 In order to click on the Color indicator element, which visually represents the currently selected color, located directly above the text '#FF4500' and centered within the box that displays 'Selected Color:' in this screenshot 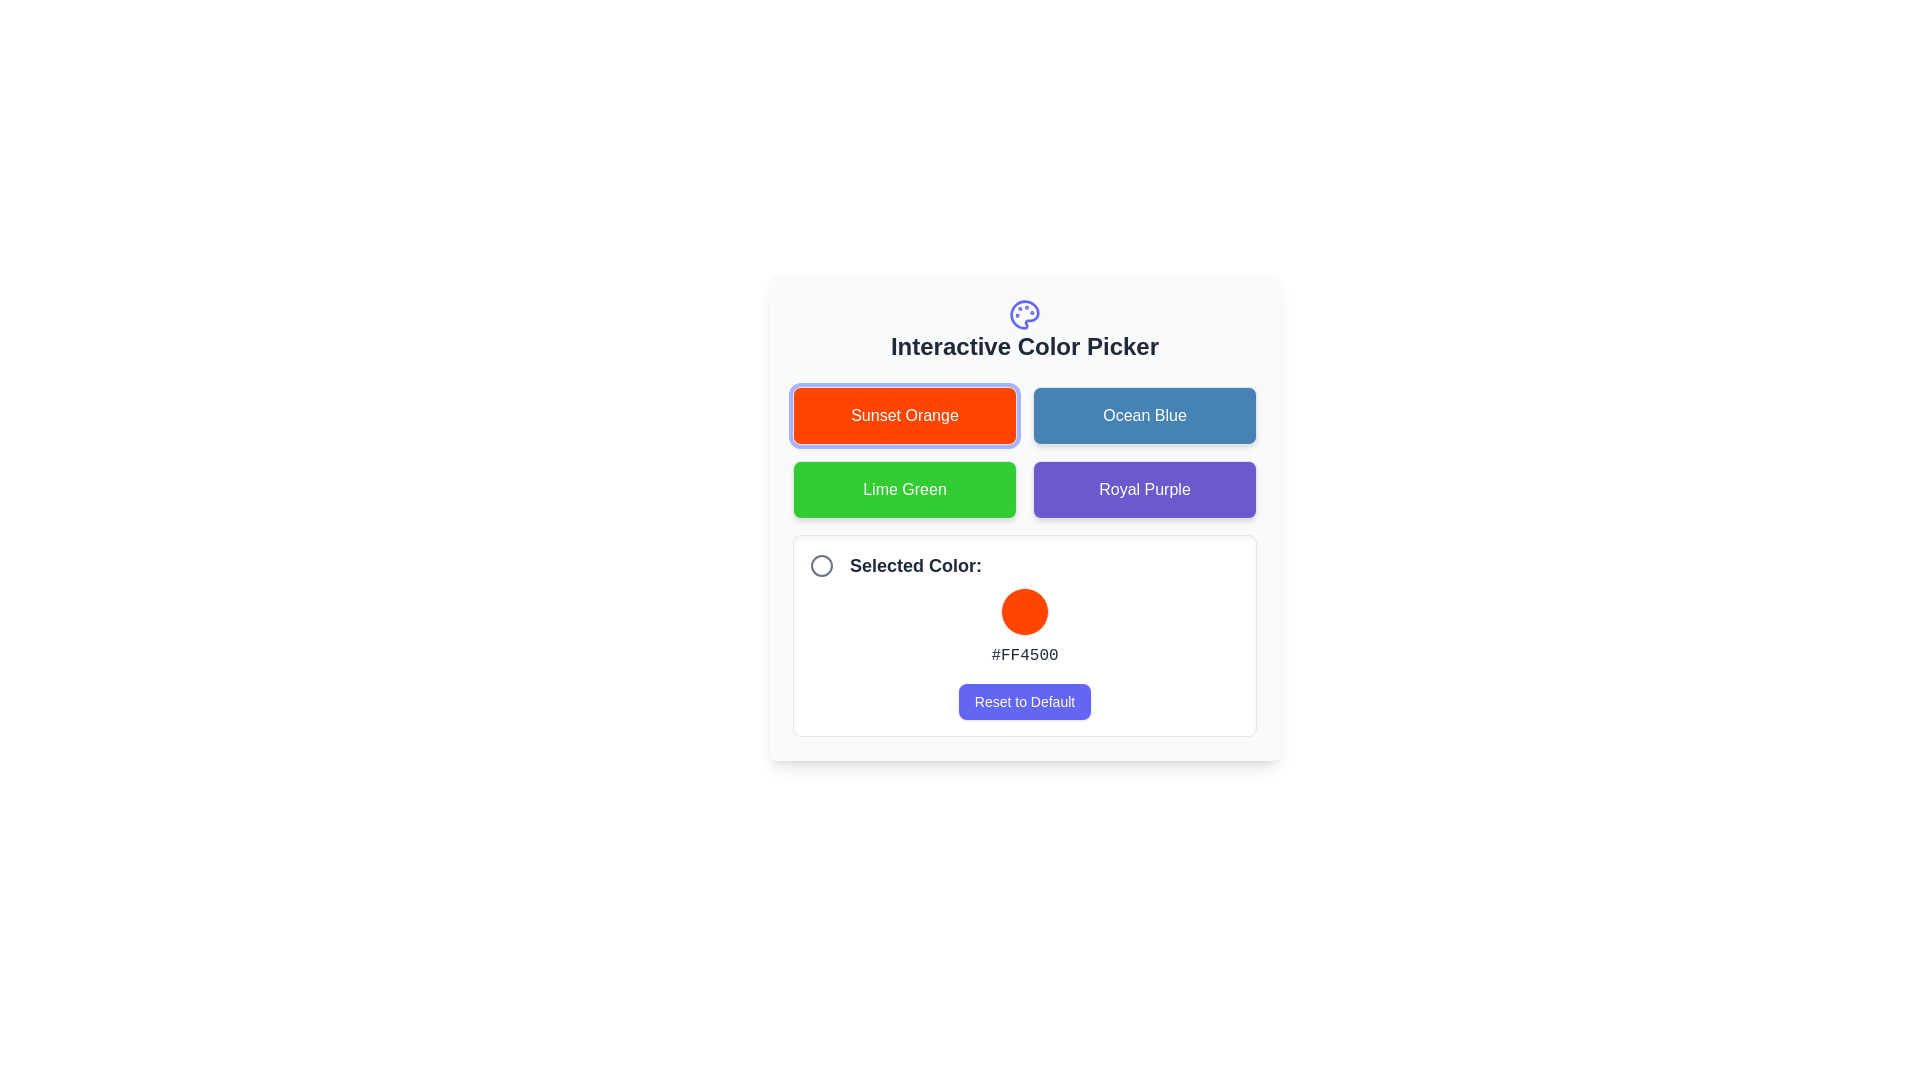, I will do `click(1025, 611)`.